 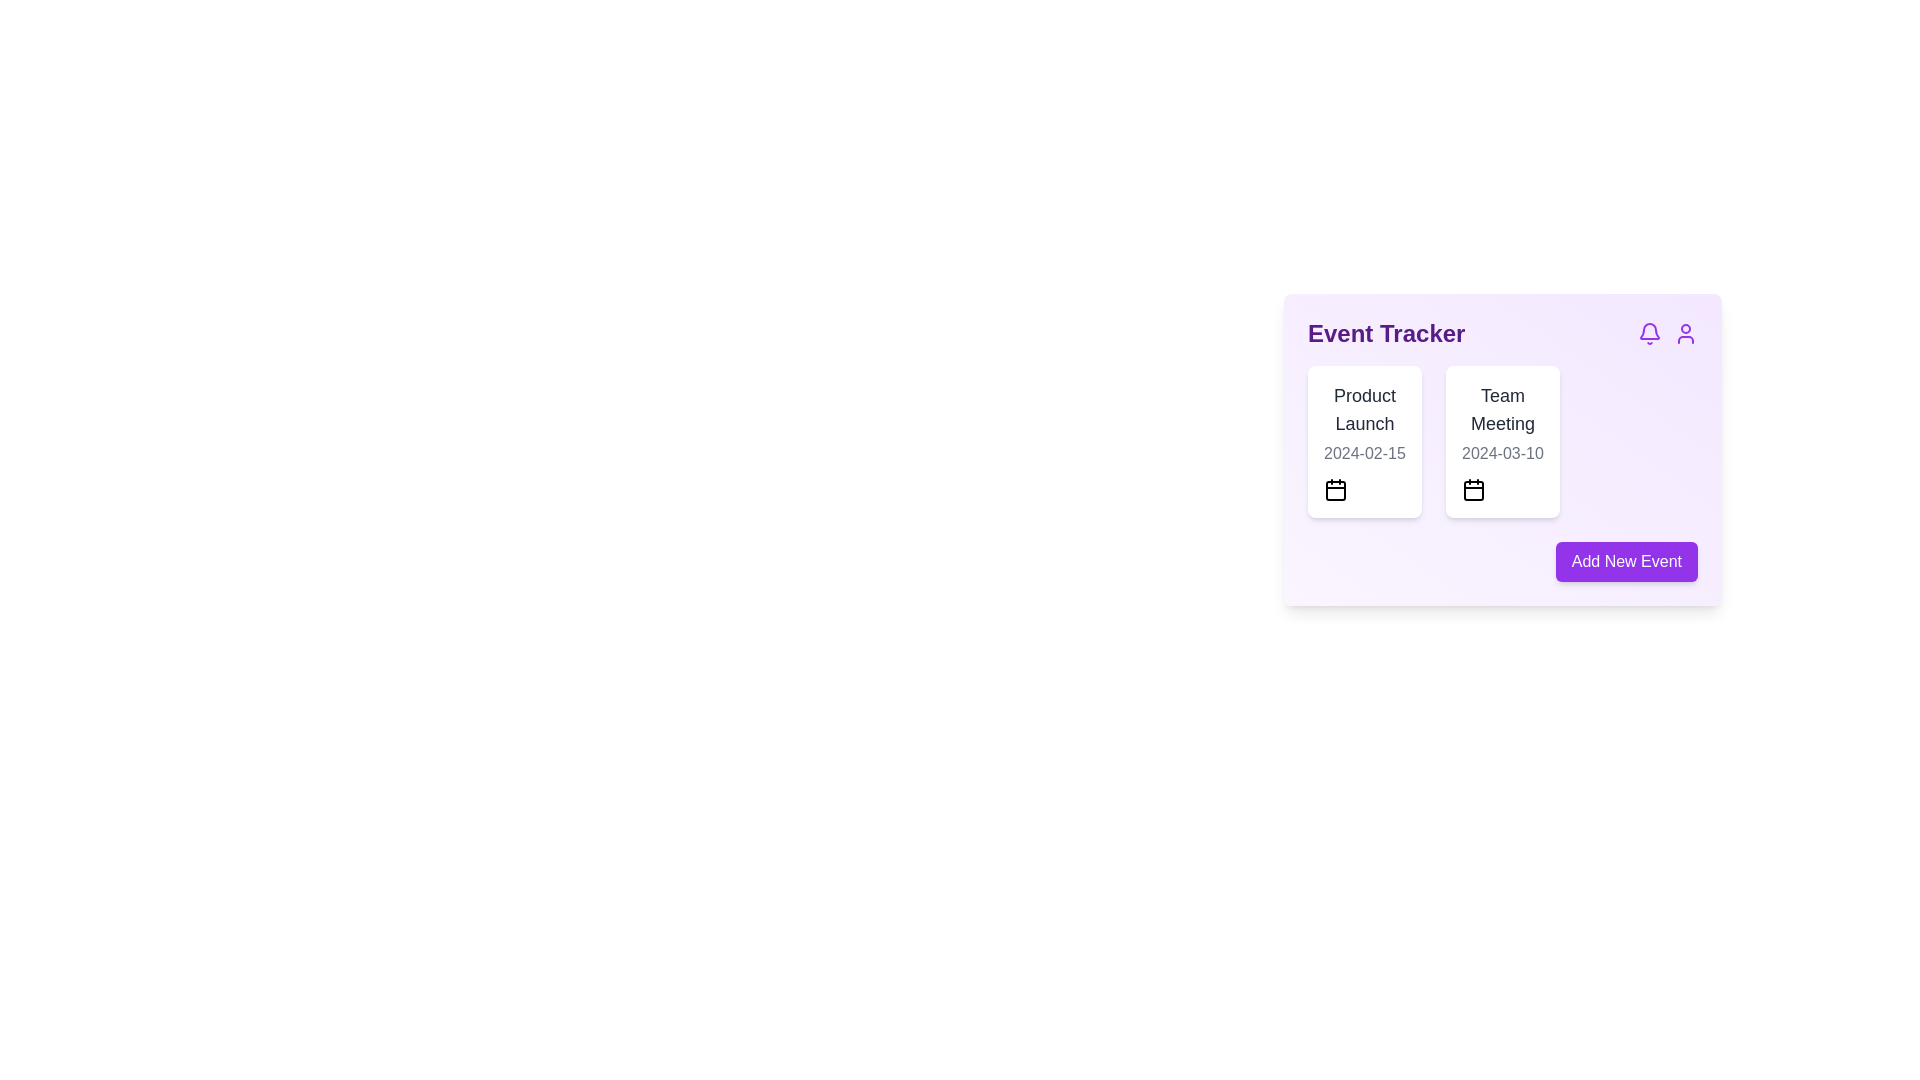 What do you see at coordinates (1502, 454) in the screenshot?
I see `the static text label displaying the date for the 'Team Meeting' event, which is located below the title in the second card of a horizontally arranged series of cards` at bounding box center [1502, 454].